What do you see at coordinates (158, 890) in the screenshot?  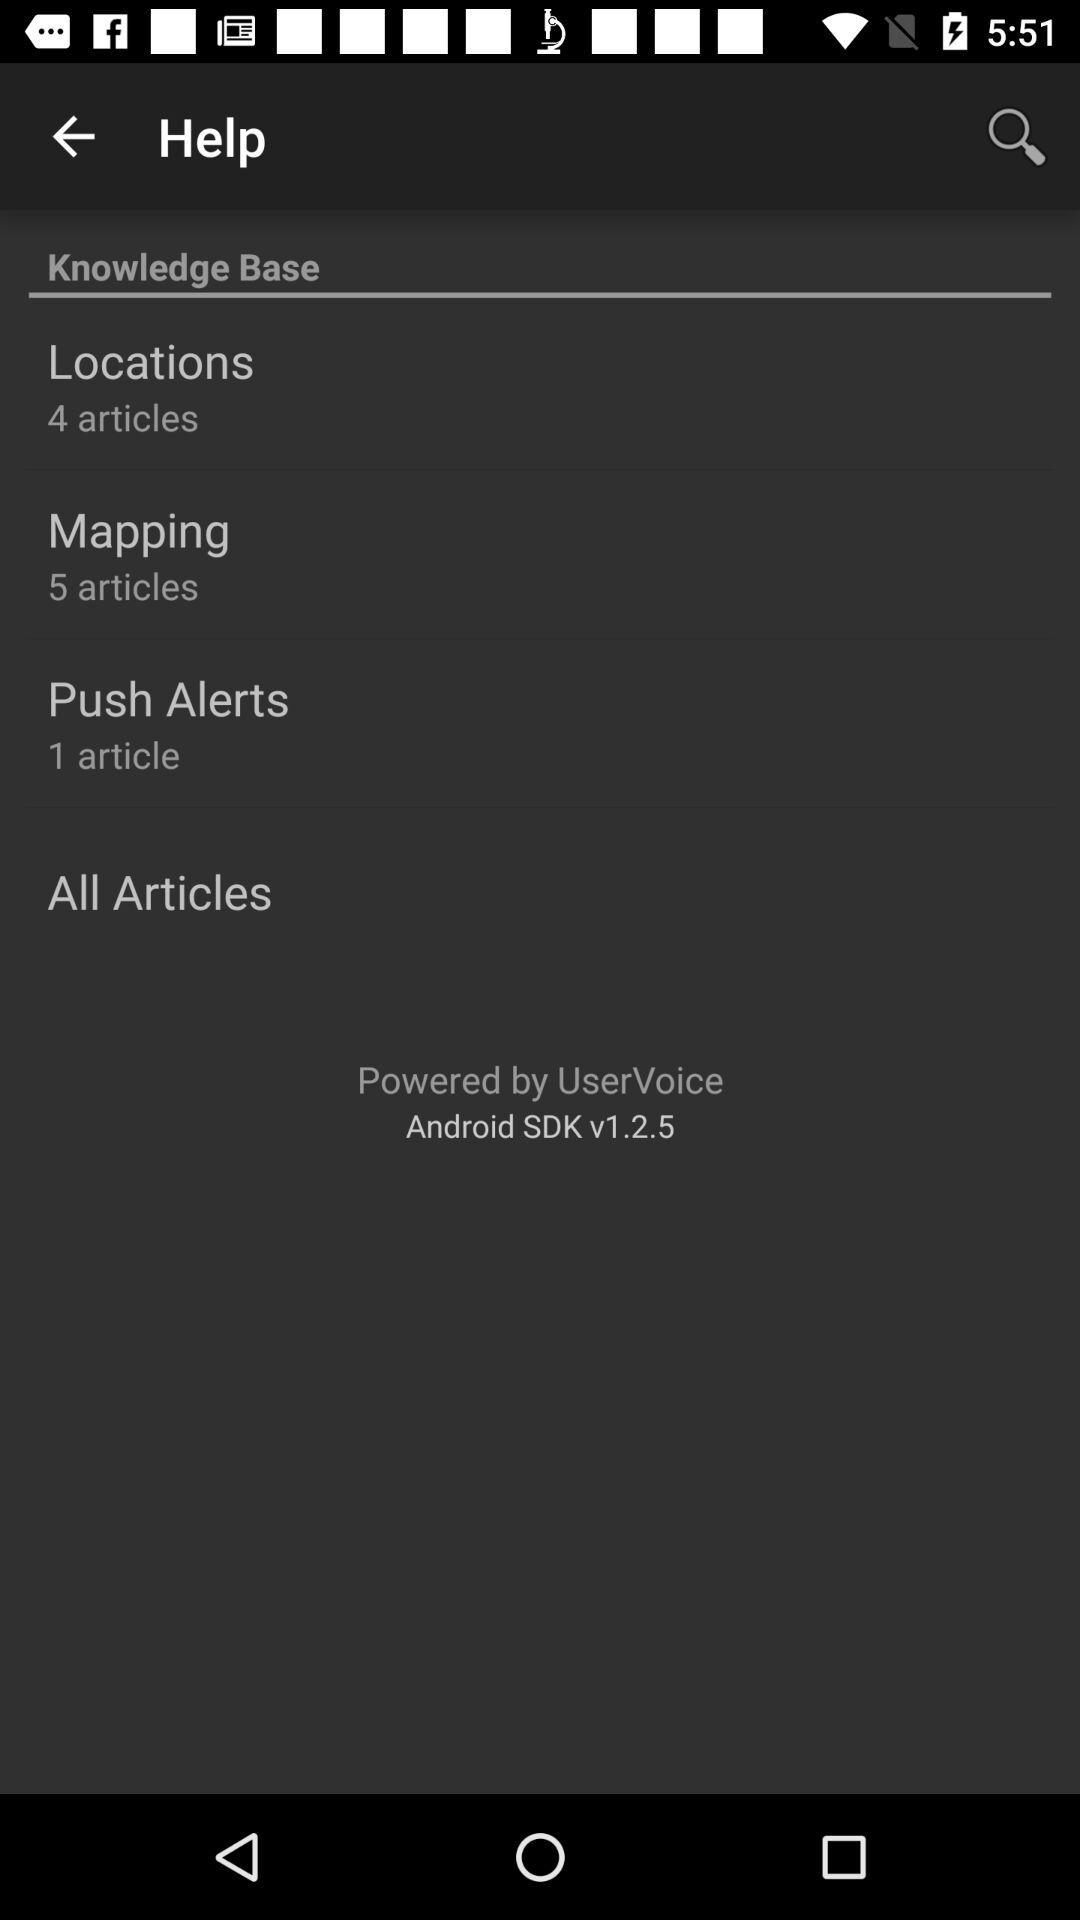 I see `all articles` at bounding box center [158, 890].